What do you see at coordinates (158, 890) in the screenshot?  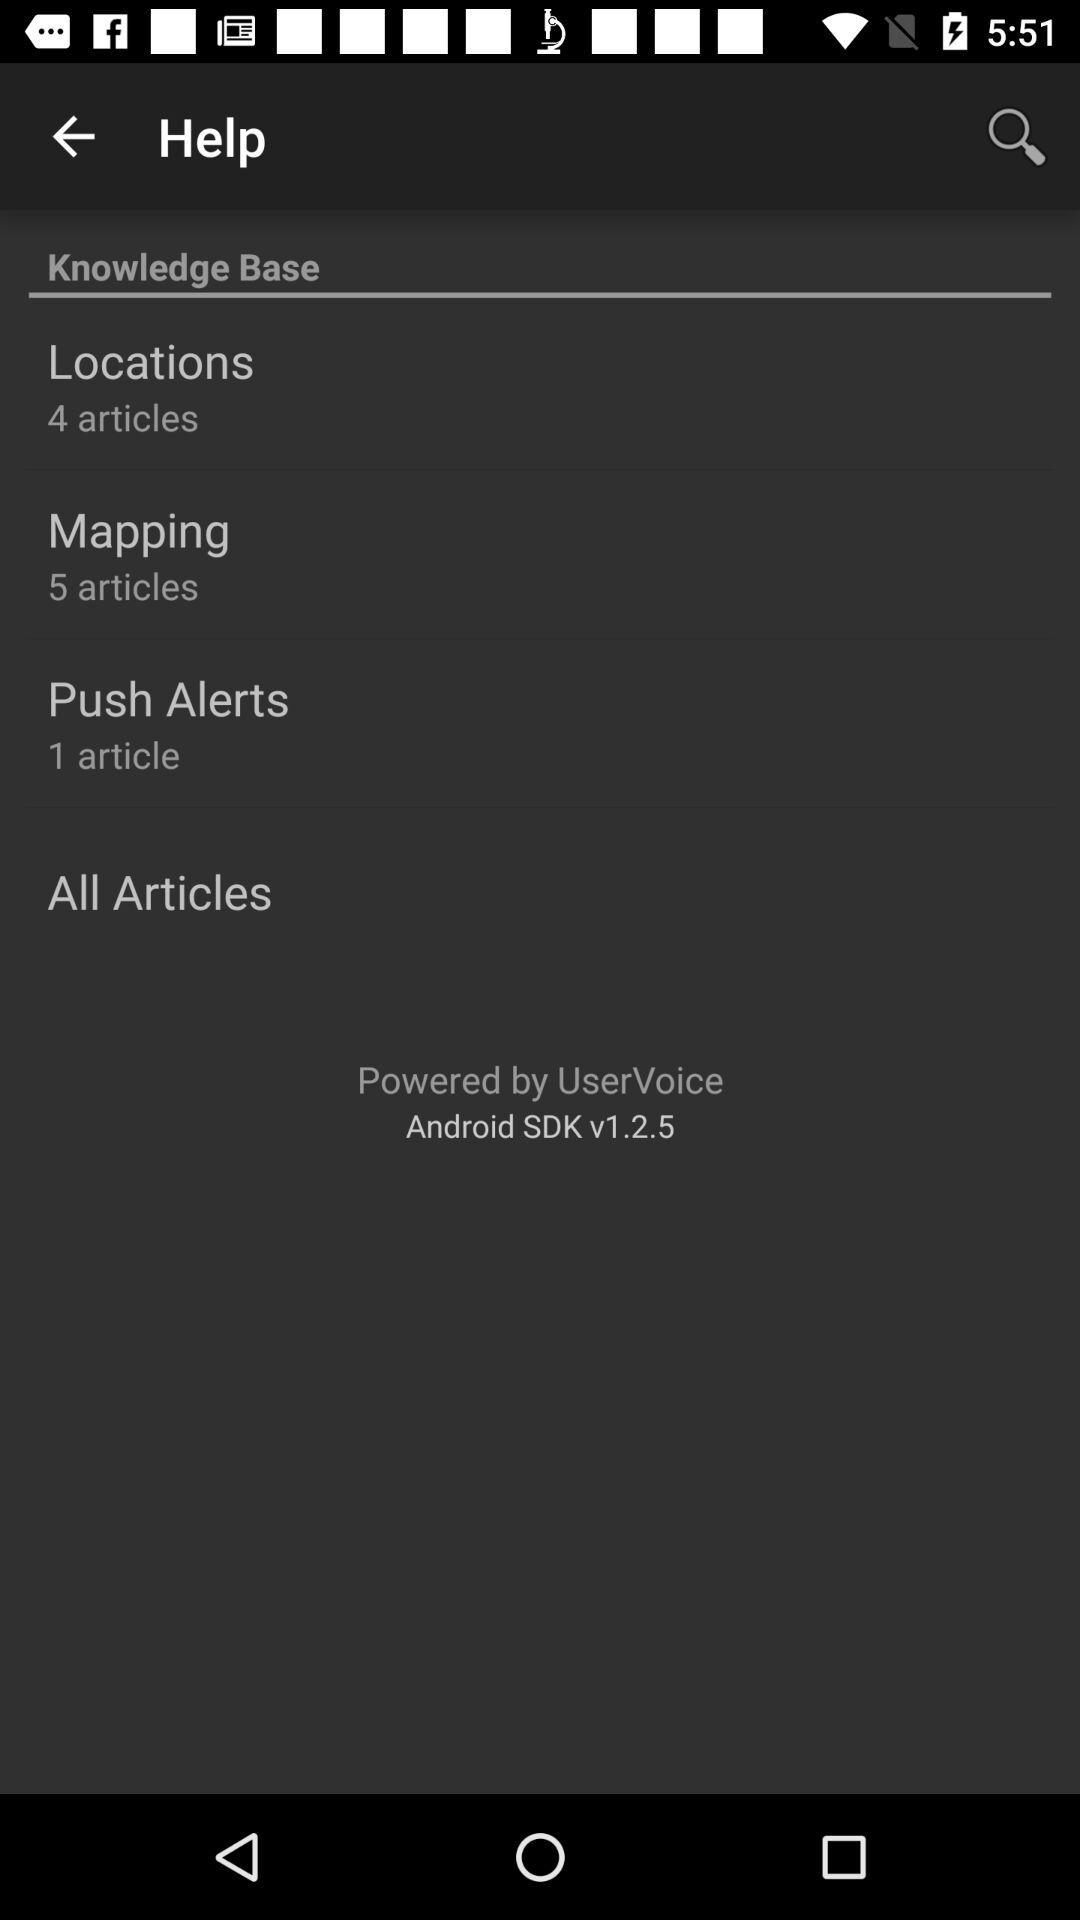 I see `all articles` at bounding box center [158, 890].